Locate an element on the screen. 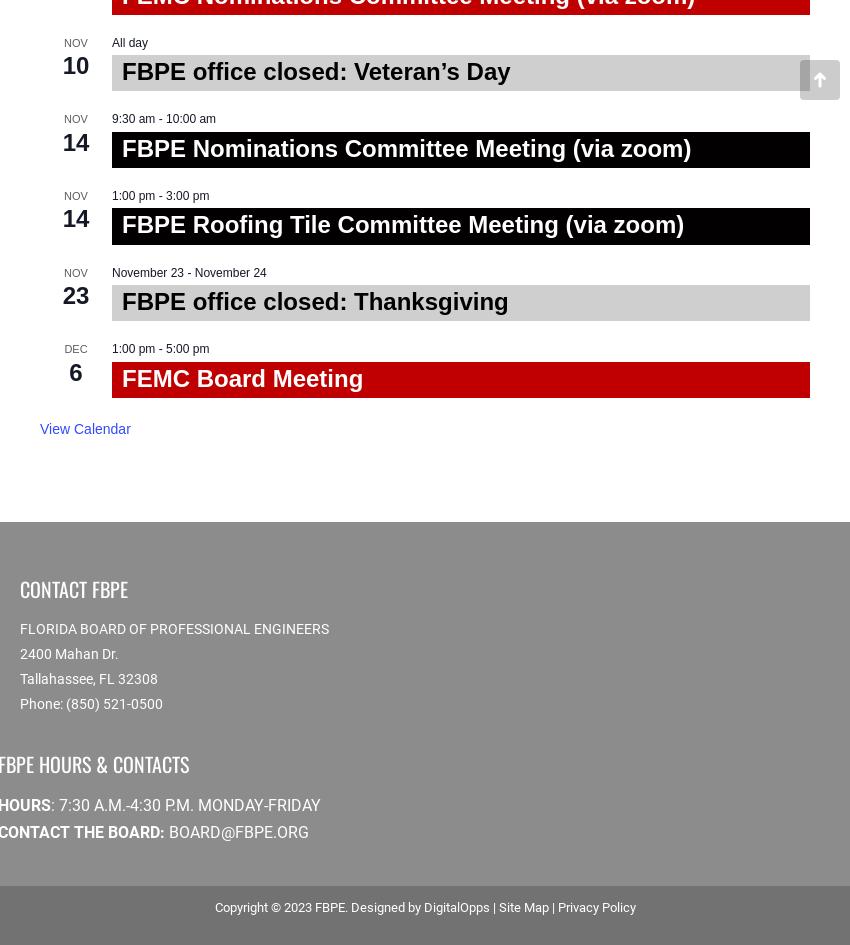  '23' is located at coordinates (75, 295).